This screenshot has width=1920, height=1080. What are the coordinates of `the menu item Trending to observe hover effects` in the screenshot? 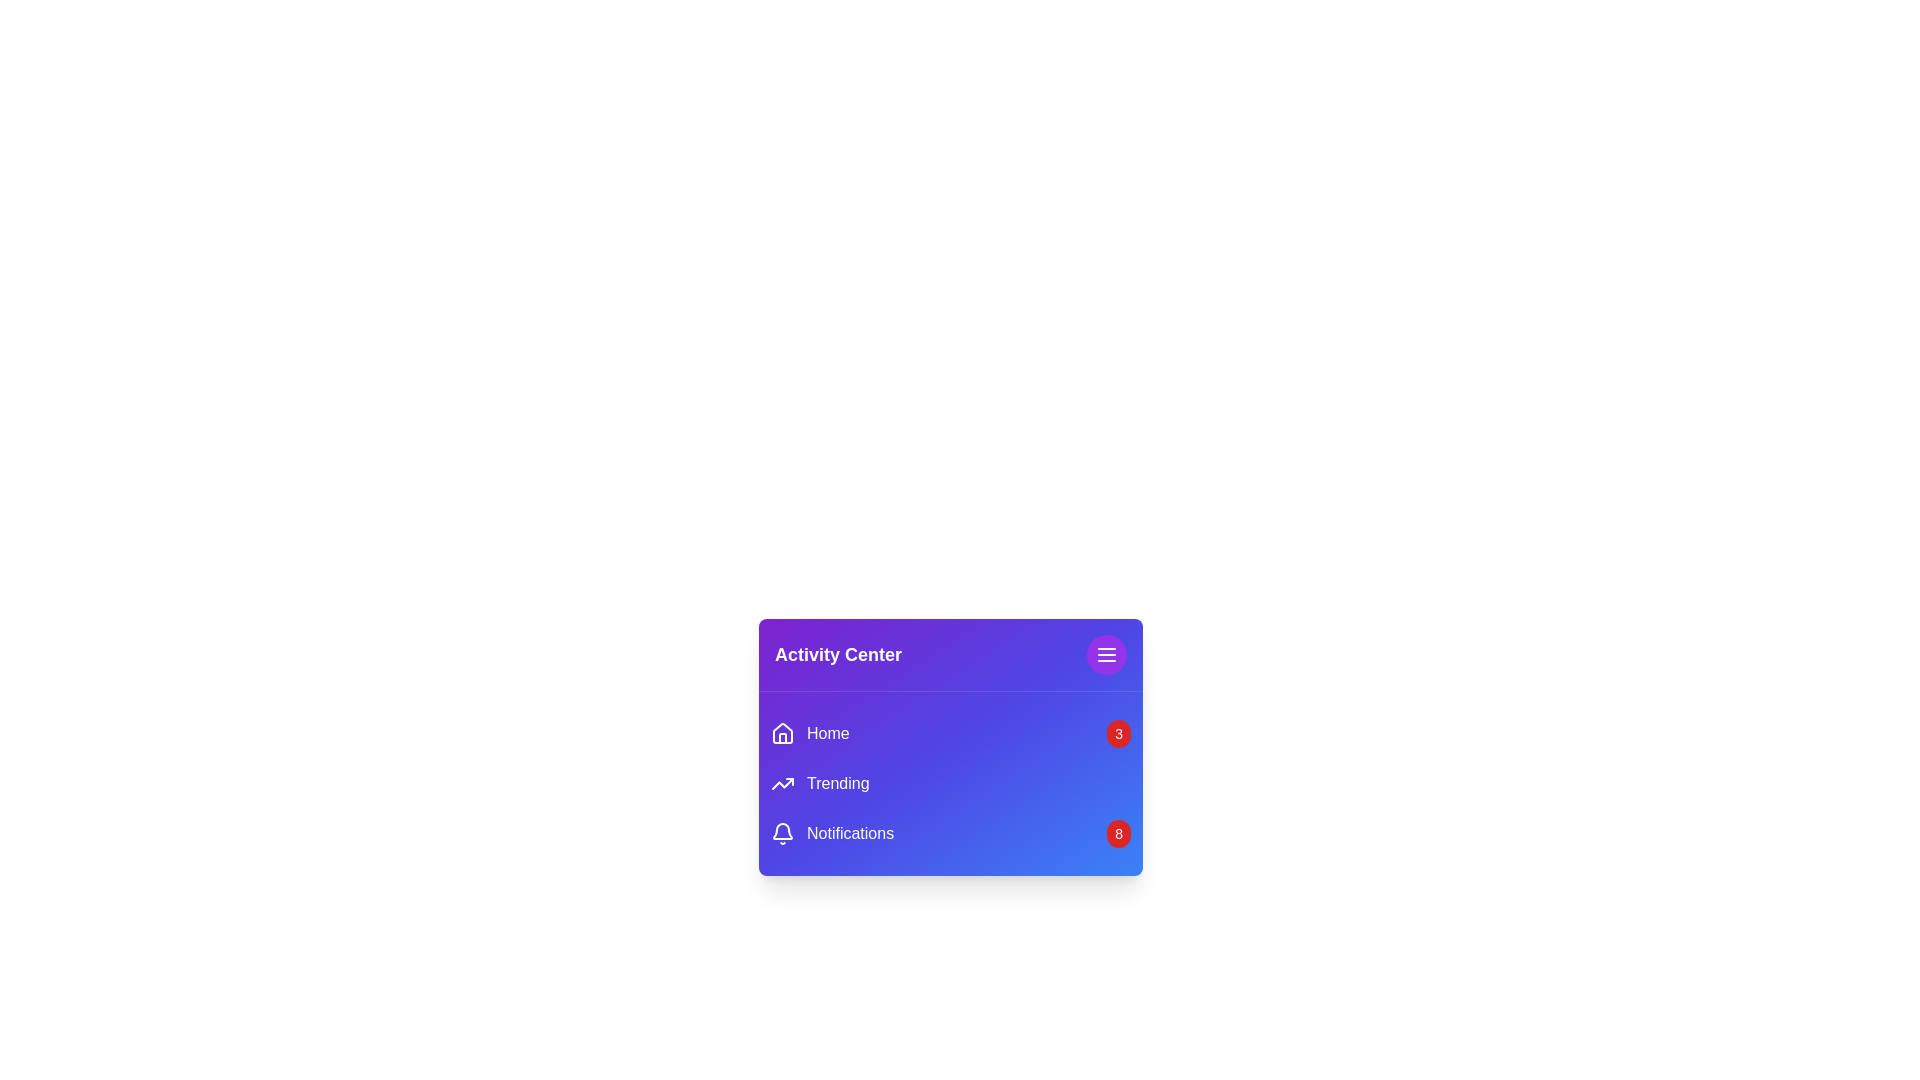 It's located at (820, 782).